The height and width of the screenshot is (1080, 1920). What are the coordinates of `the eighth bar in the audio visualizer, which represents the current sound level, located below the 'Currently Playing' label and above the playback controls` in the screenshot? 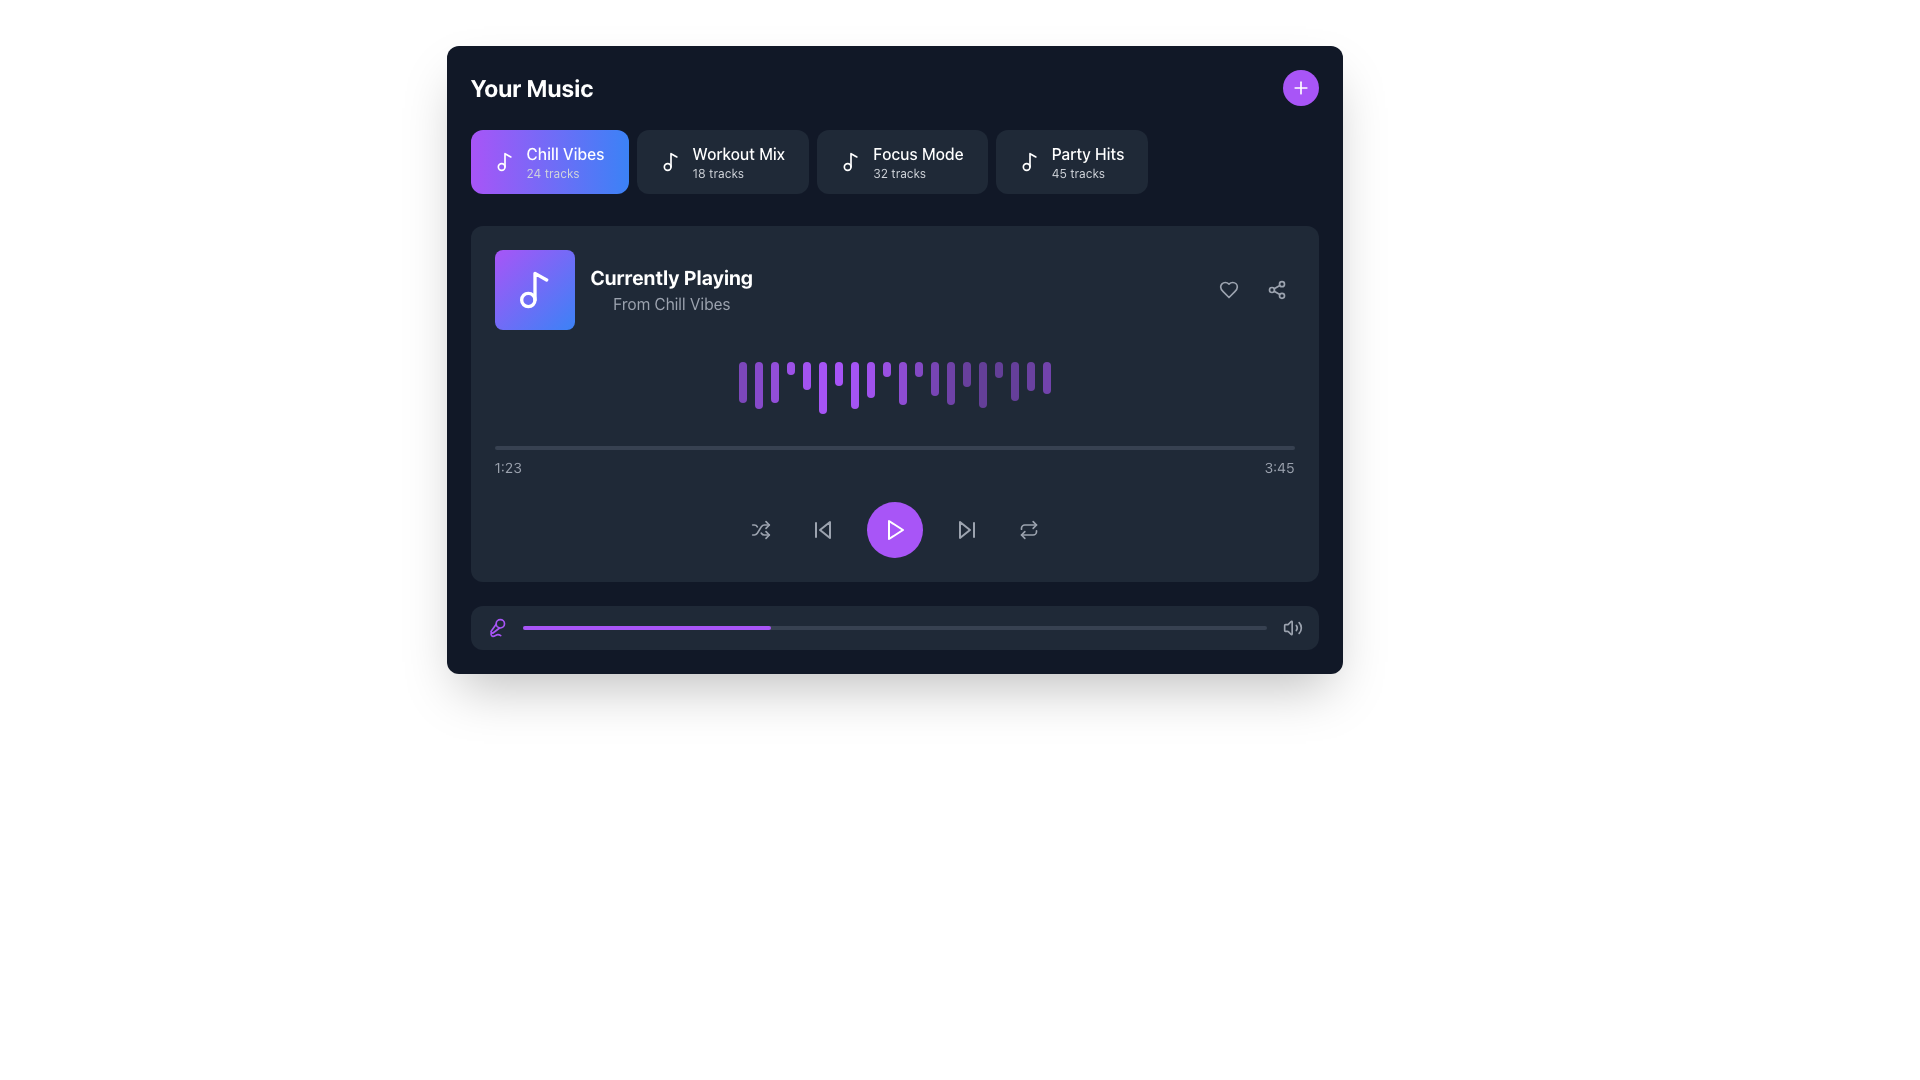 It's located at (854, 385).